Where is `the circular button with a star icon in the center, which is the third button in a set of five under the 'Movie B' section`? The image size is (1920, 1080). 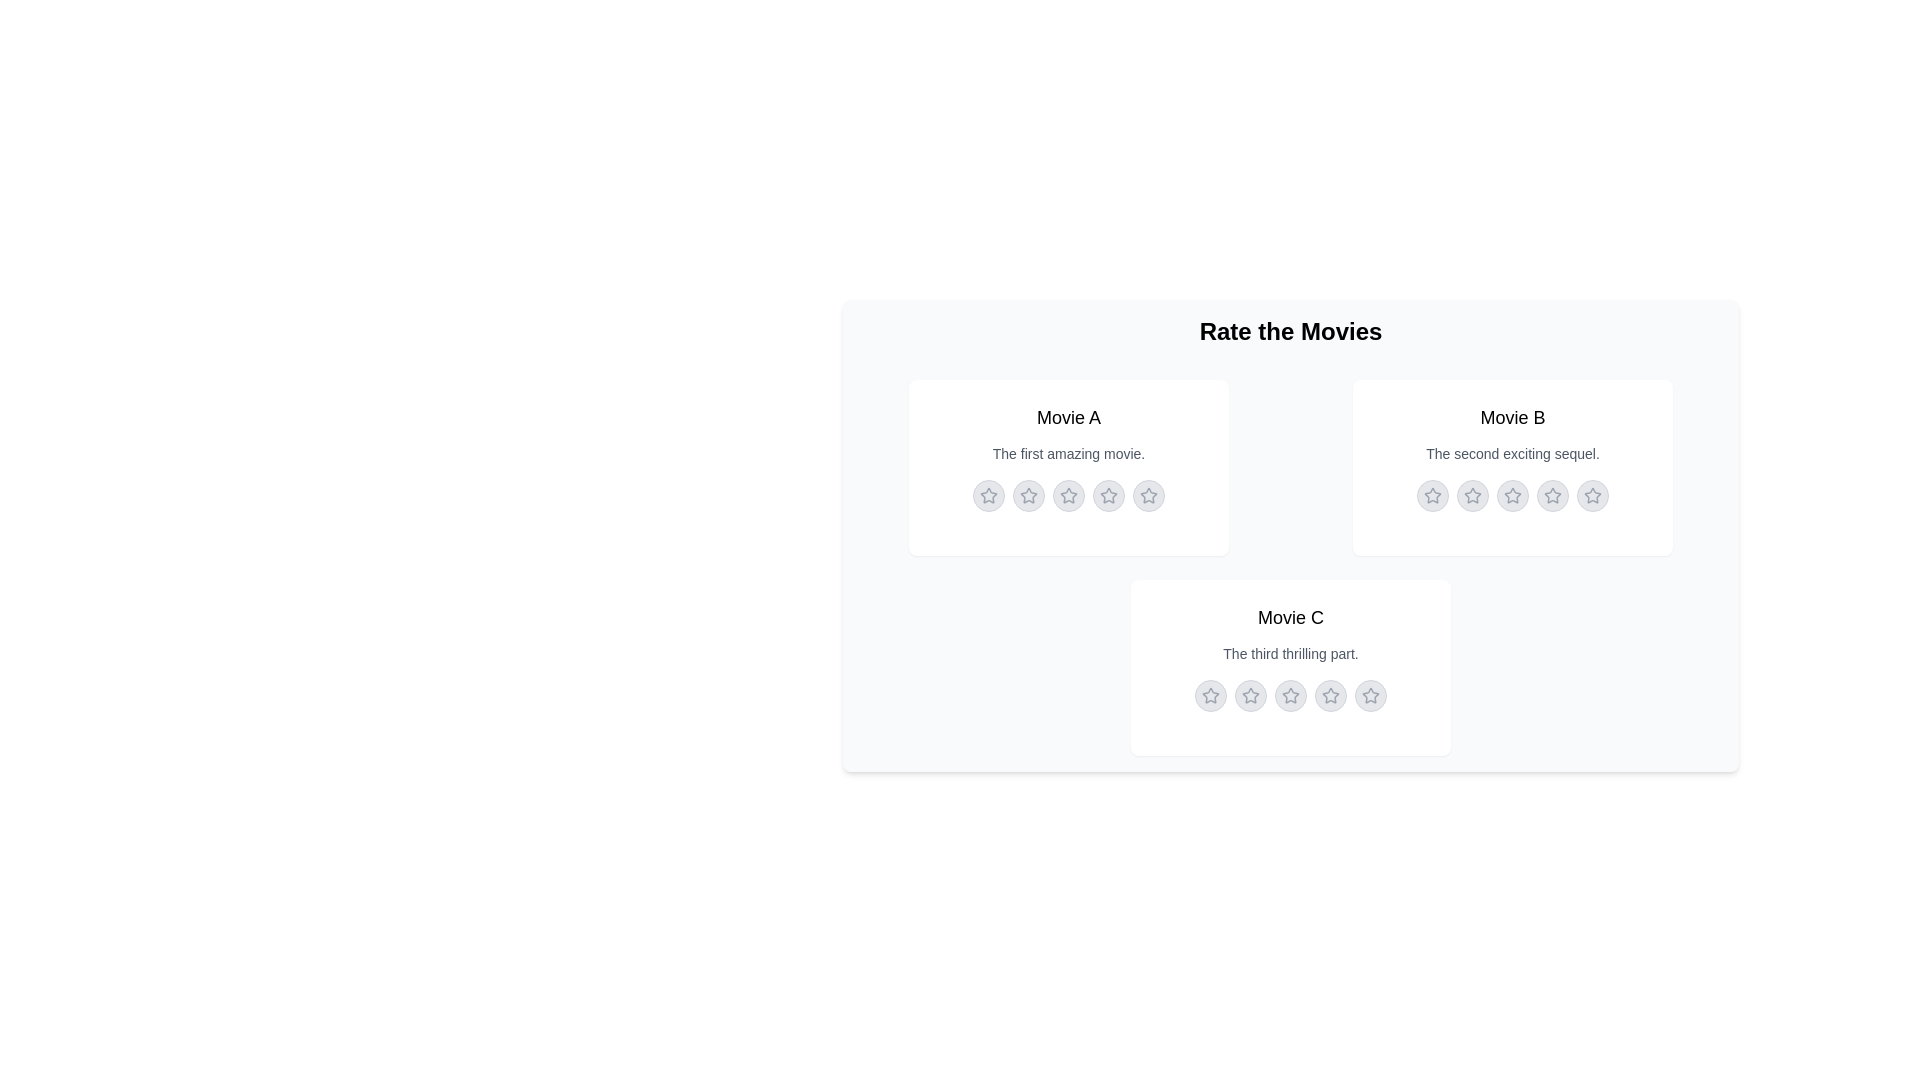
the circular button with a star icon in the center, which is the third button in a set of five under the 'Movie B' section is located at coordinates (1512, 495).